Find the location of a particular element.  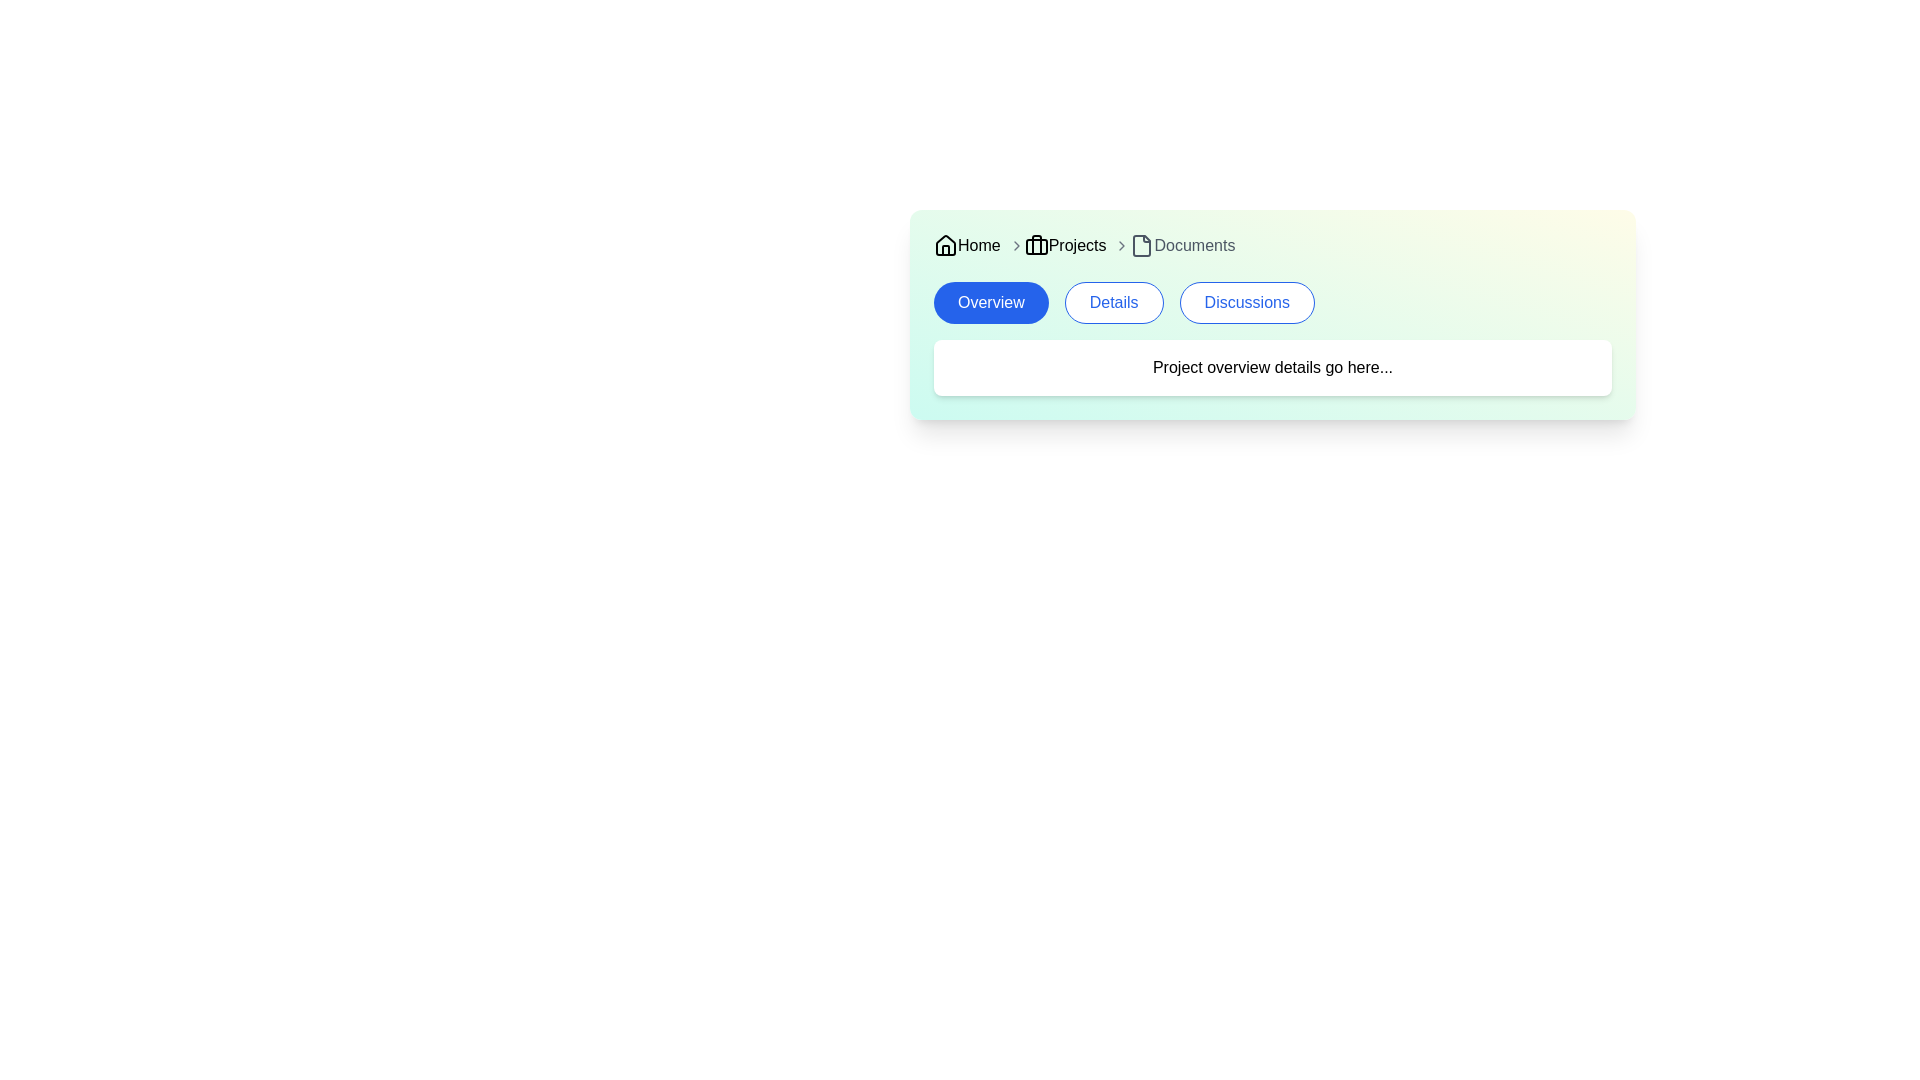

the 'Projects' link in the breadcrumb navigation is located at coordinates (1055, 245).